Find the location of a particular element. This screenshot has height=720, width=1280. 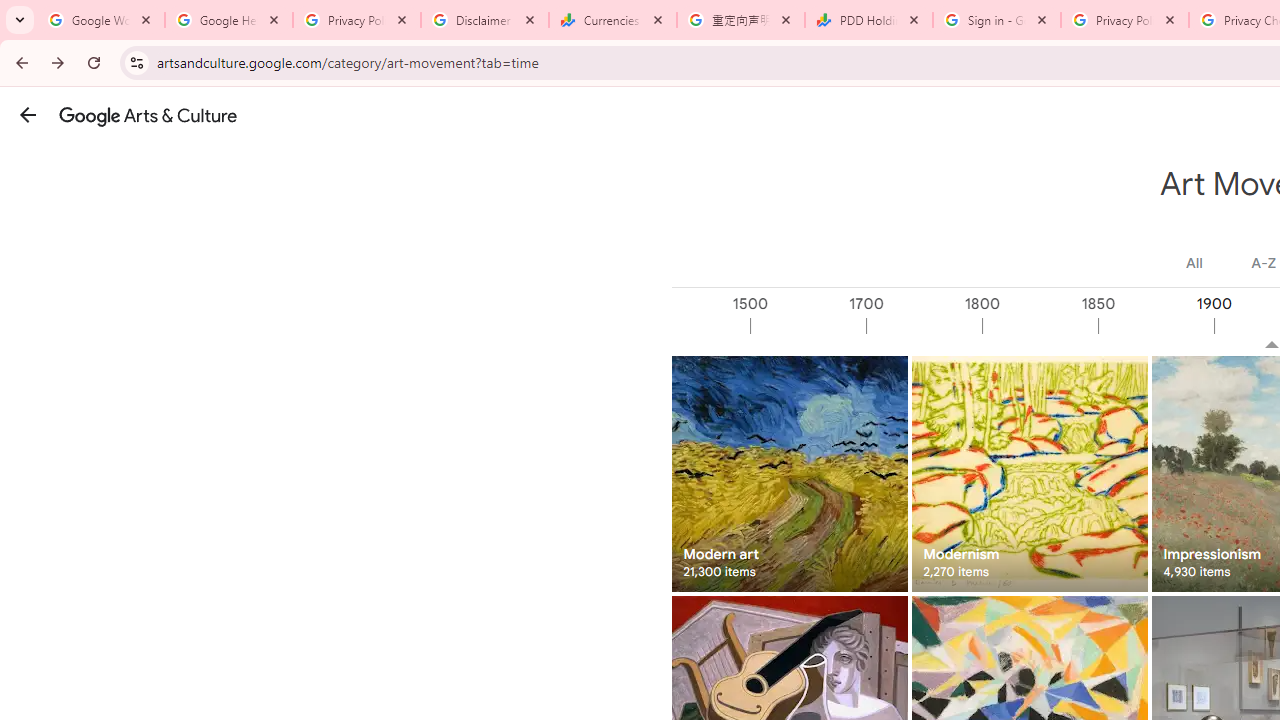

'Sign in - Google Accounts' is located at coordinates (997, 20).